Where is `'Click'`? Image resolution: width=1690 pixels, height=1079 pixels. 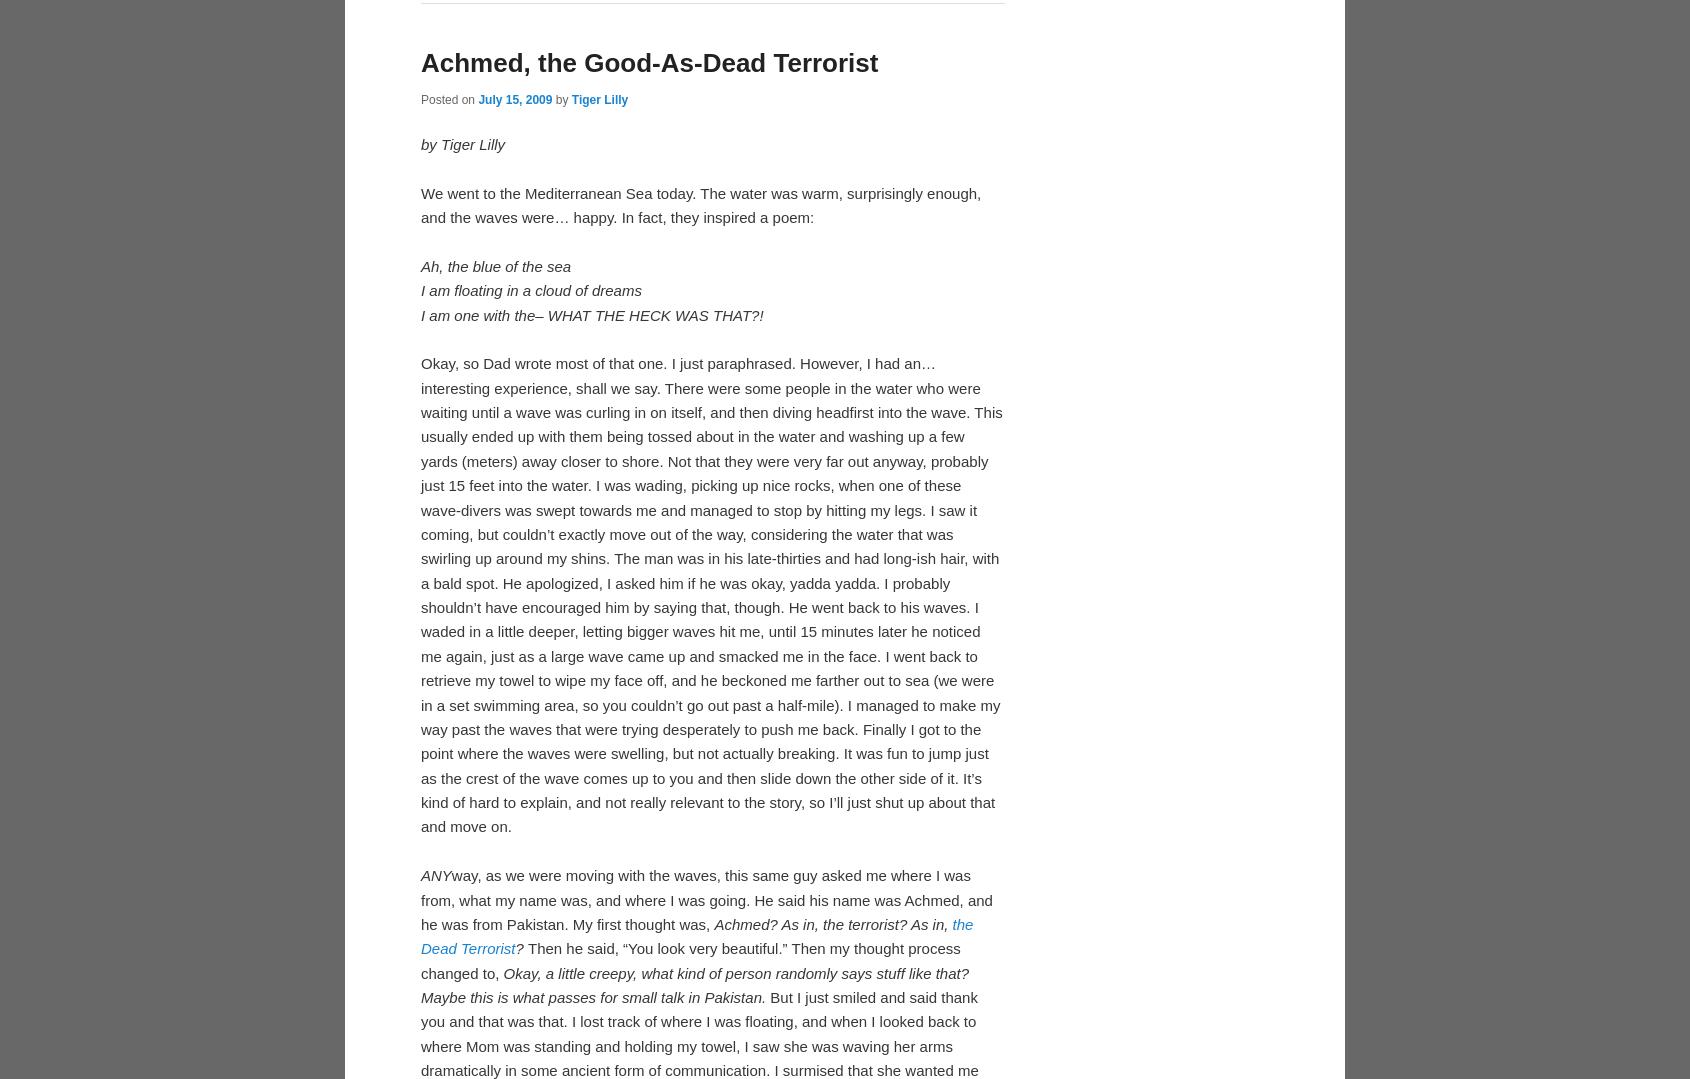
'Click' is located at coordinates (439, 140).